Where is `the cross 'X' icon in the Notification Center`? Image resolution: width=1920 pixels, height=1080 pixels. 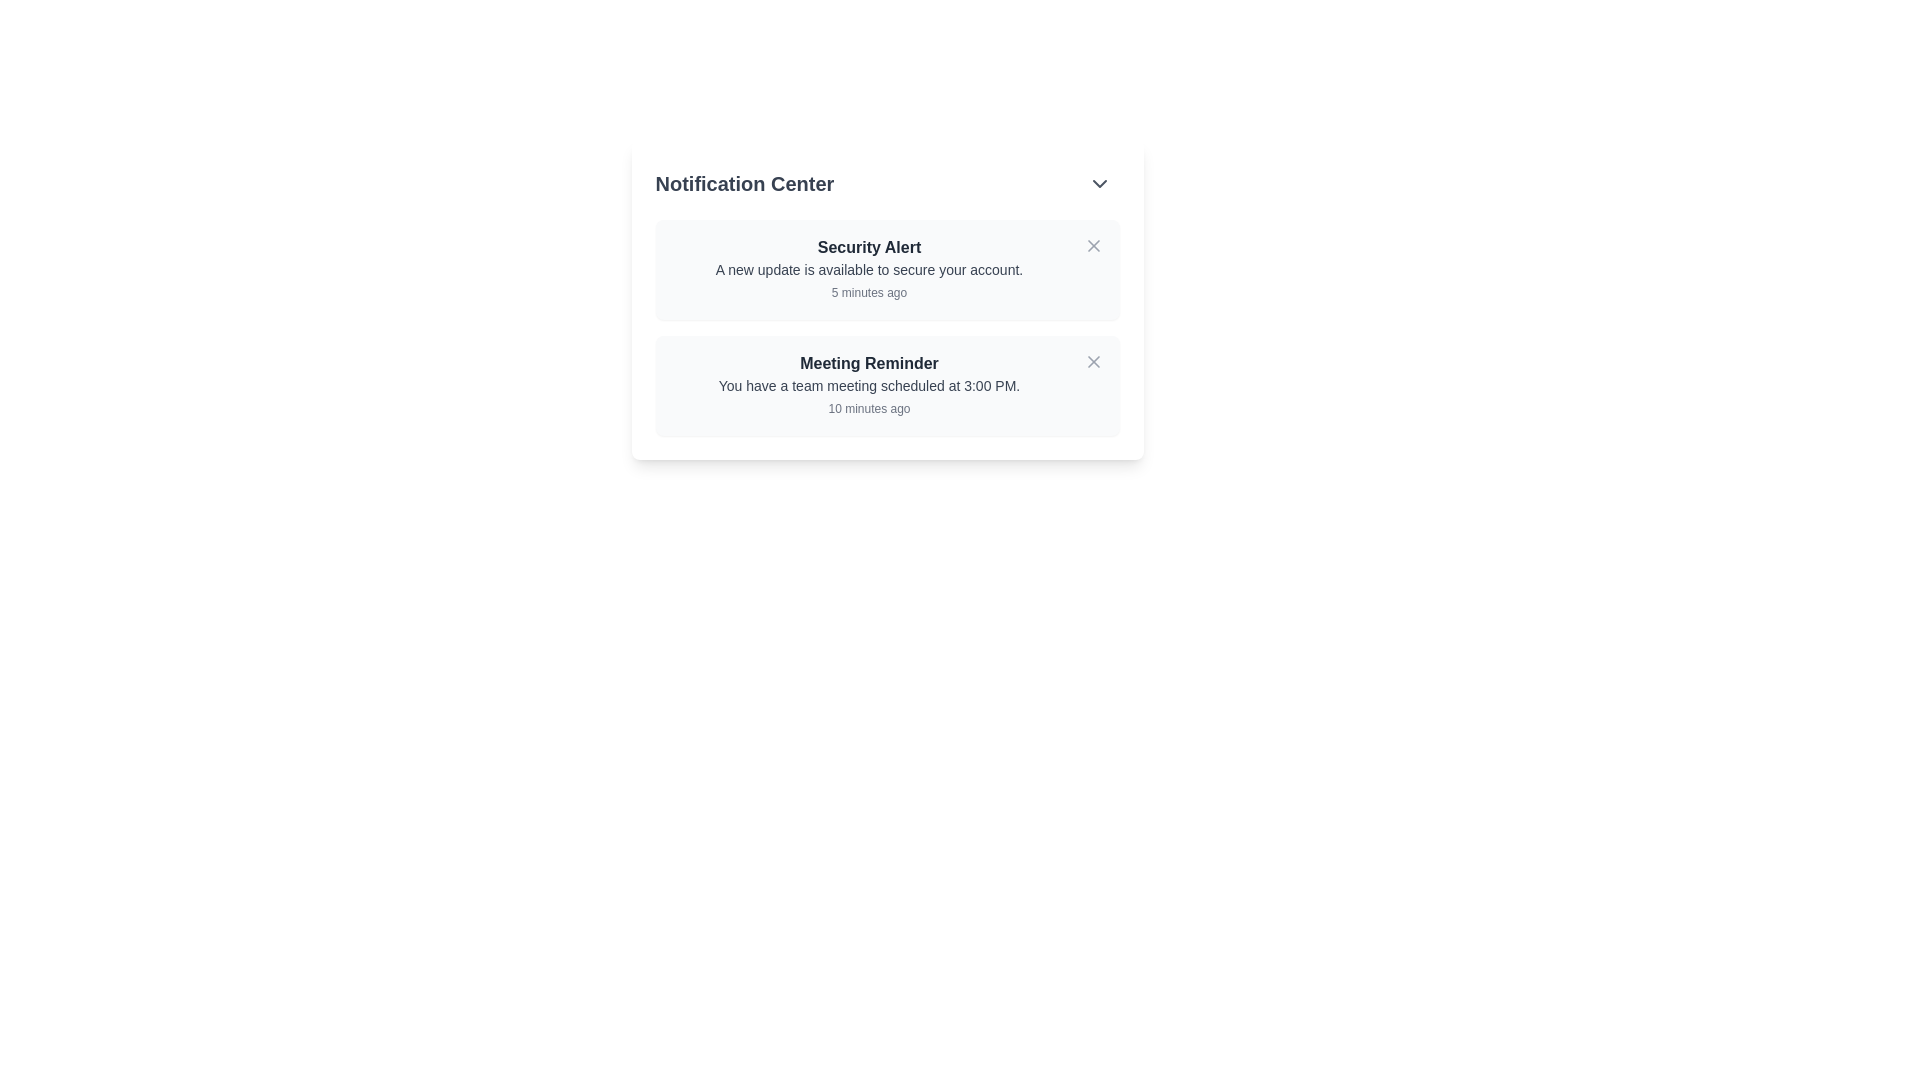 the cross 'X' icon in the Notification Center is located at coordinates (1092, 245).